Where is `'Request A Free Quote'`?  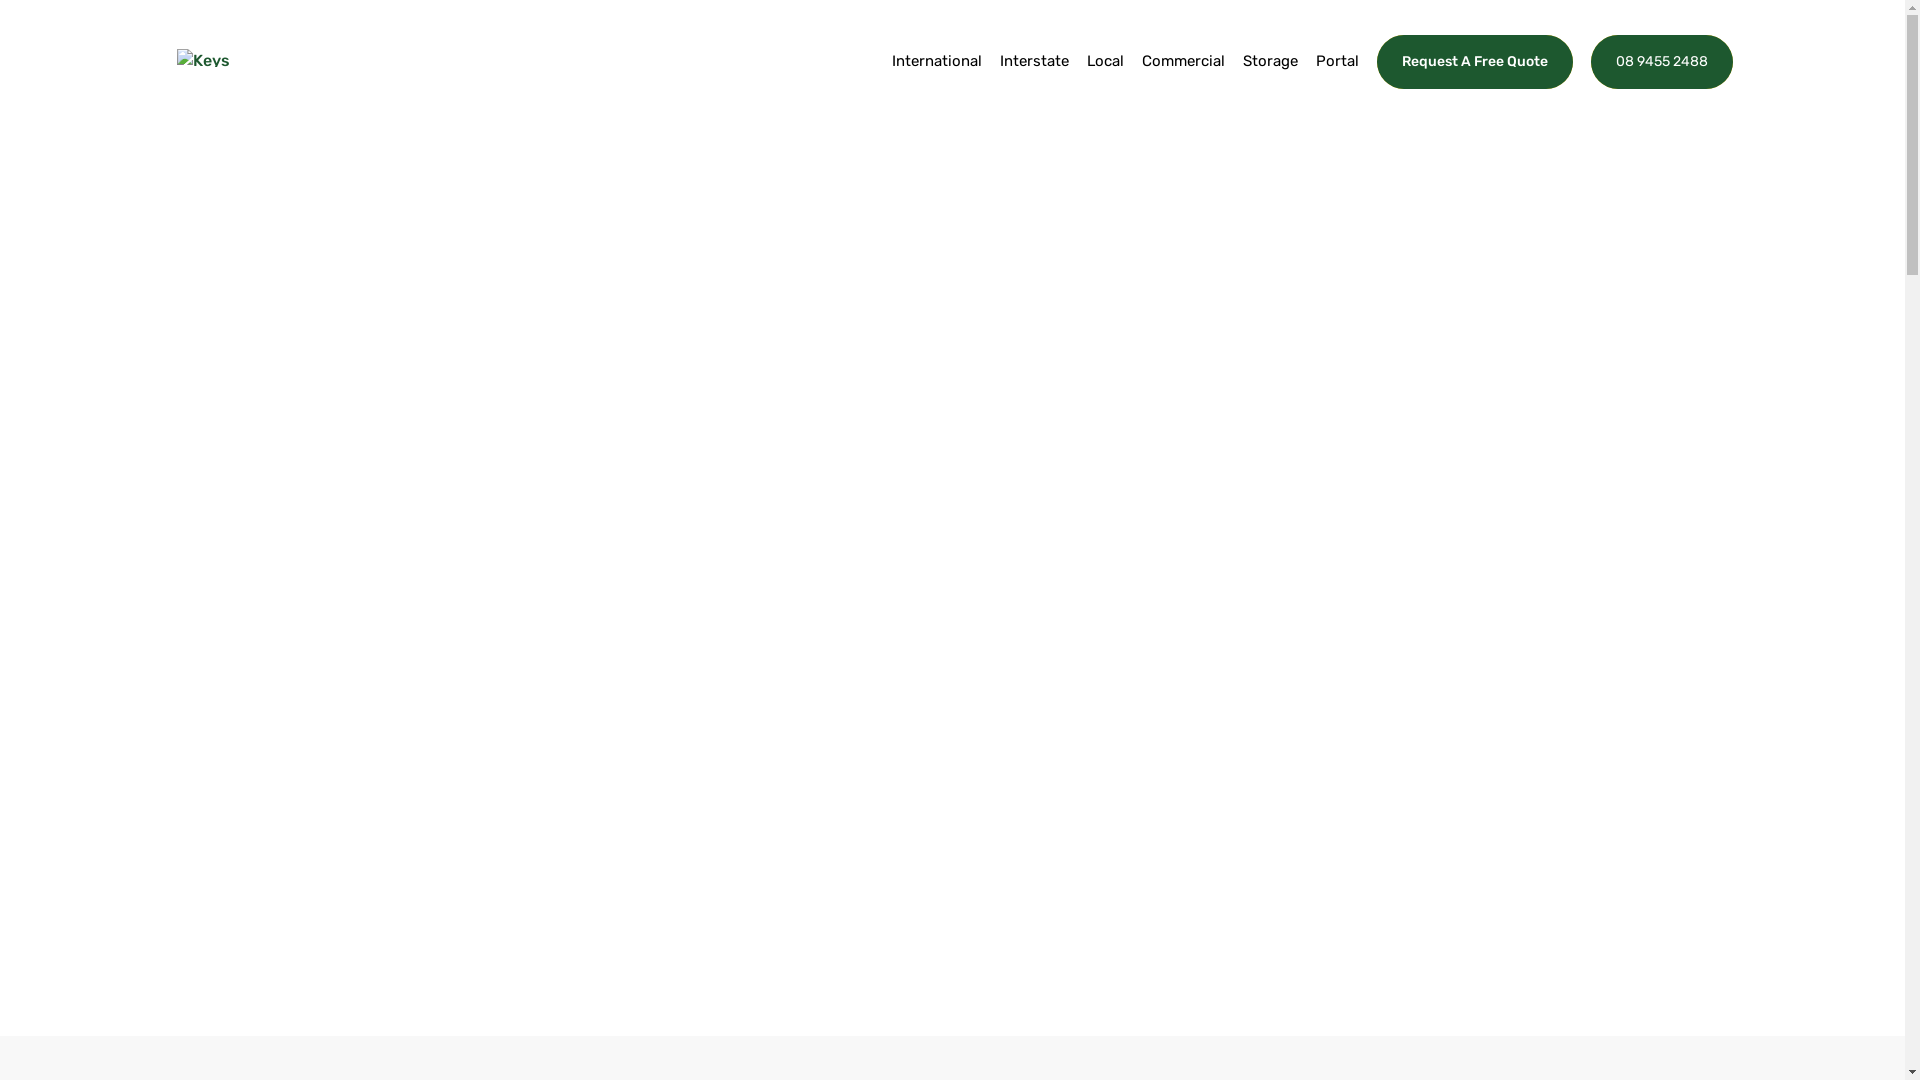 'Request A Free Quote' is located at coordinates (1473, 60).